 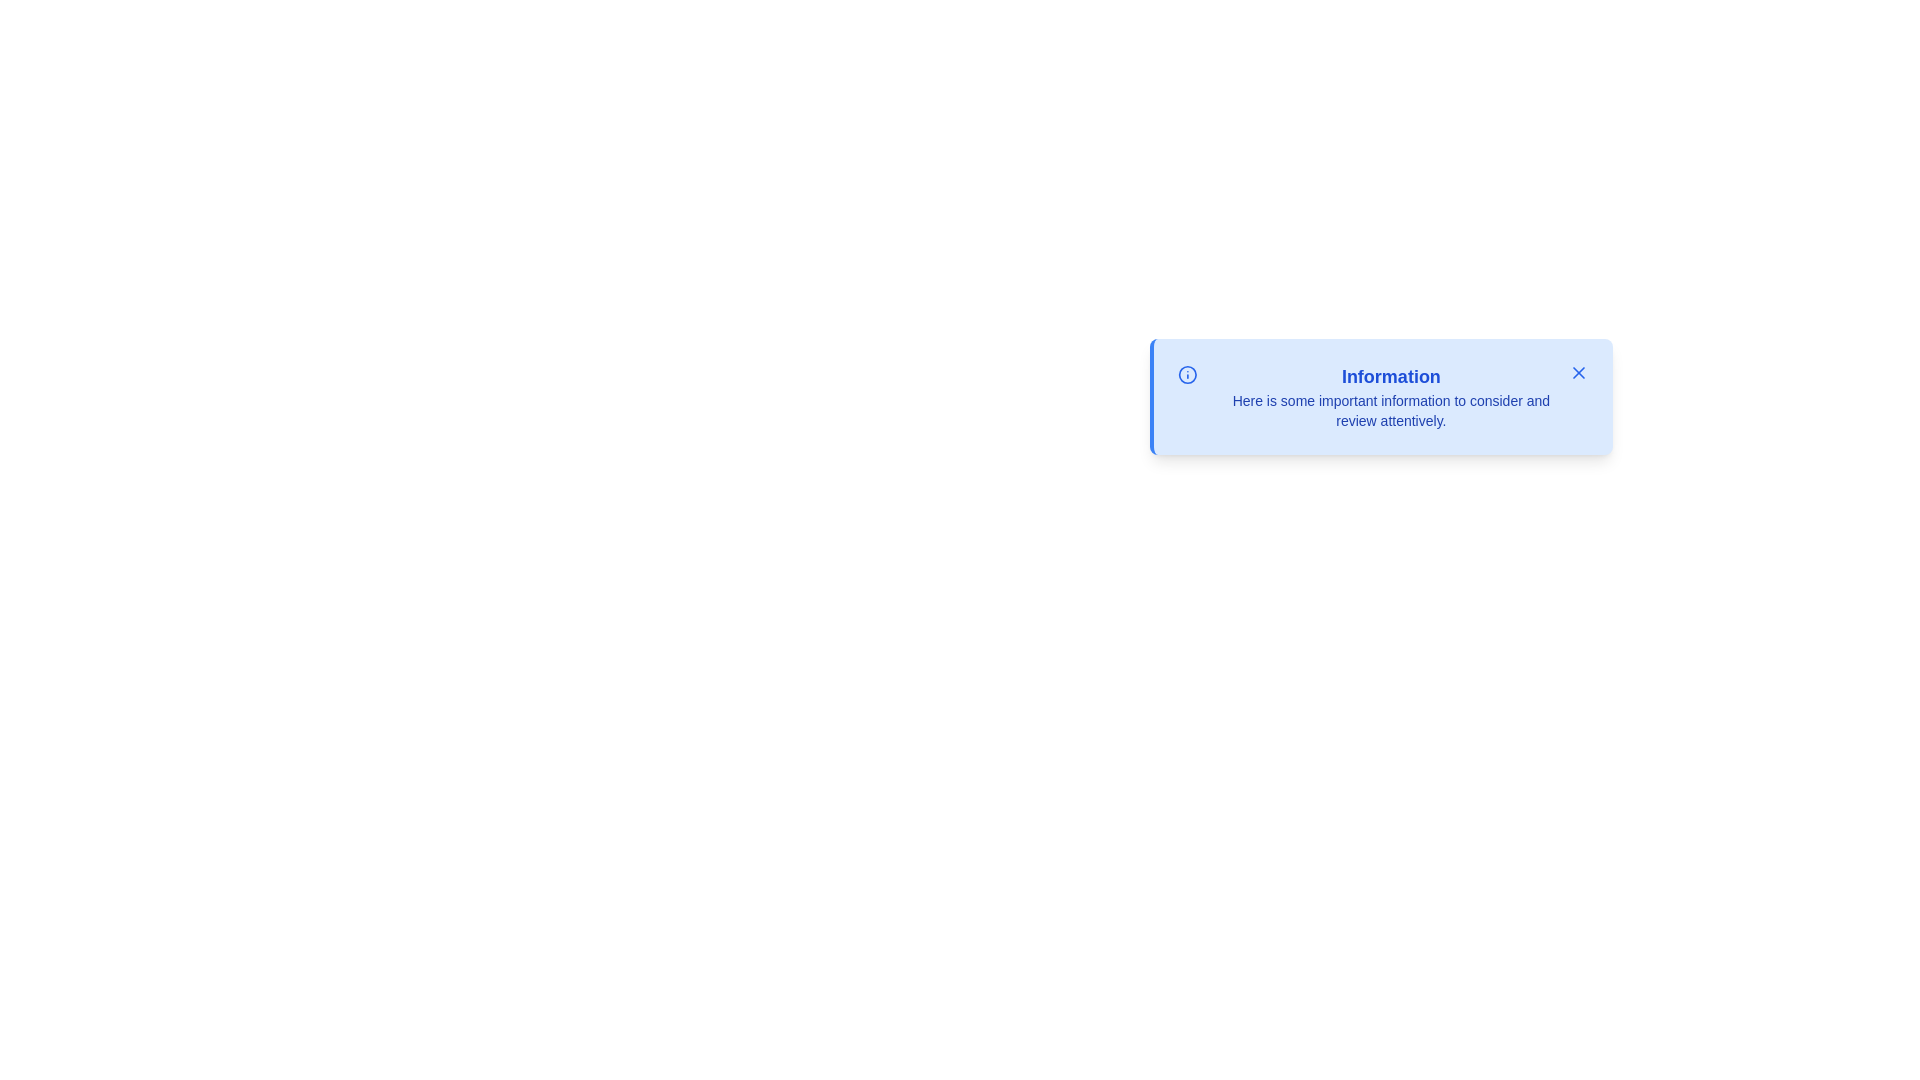 What do you see at coordinates (1390, 397) in the screenshot?
I see `the text area of the alert to select its content` at bounding box center [1390, 397].